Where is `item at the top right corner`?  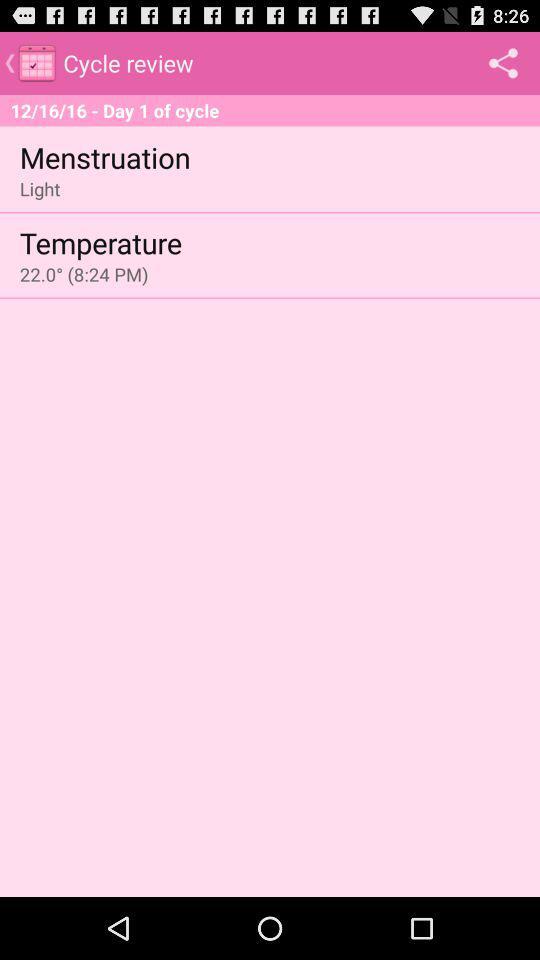
item at the top right corner is located at coordinates (502, 62).